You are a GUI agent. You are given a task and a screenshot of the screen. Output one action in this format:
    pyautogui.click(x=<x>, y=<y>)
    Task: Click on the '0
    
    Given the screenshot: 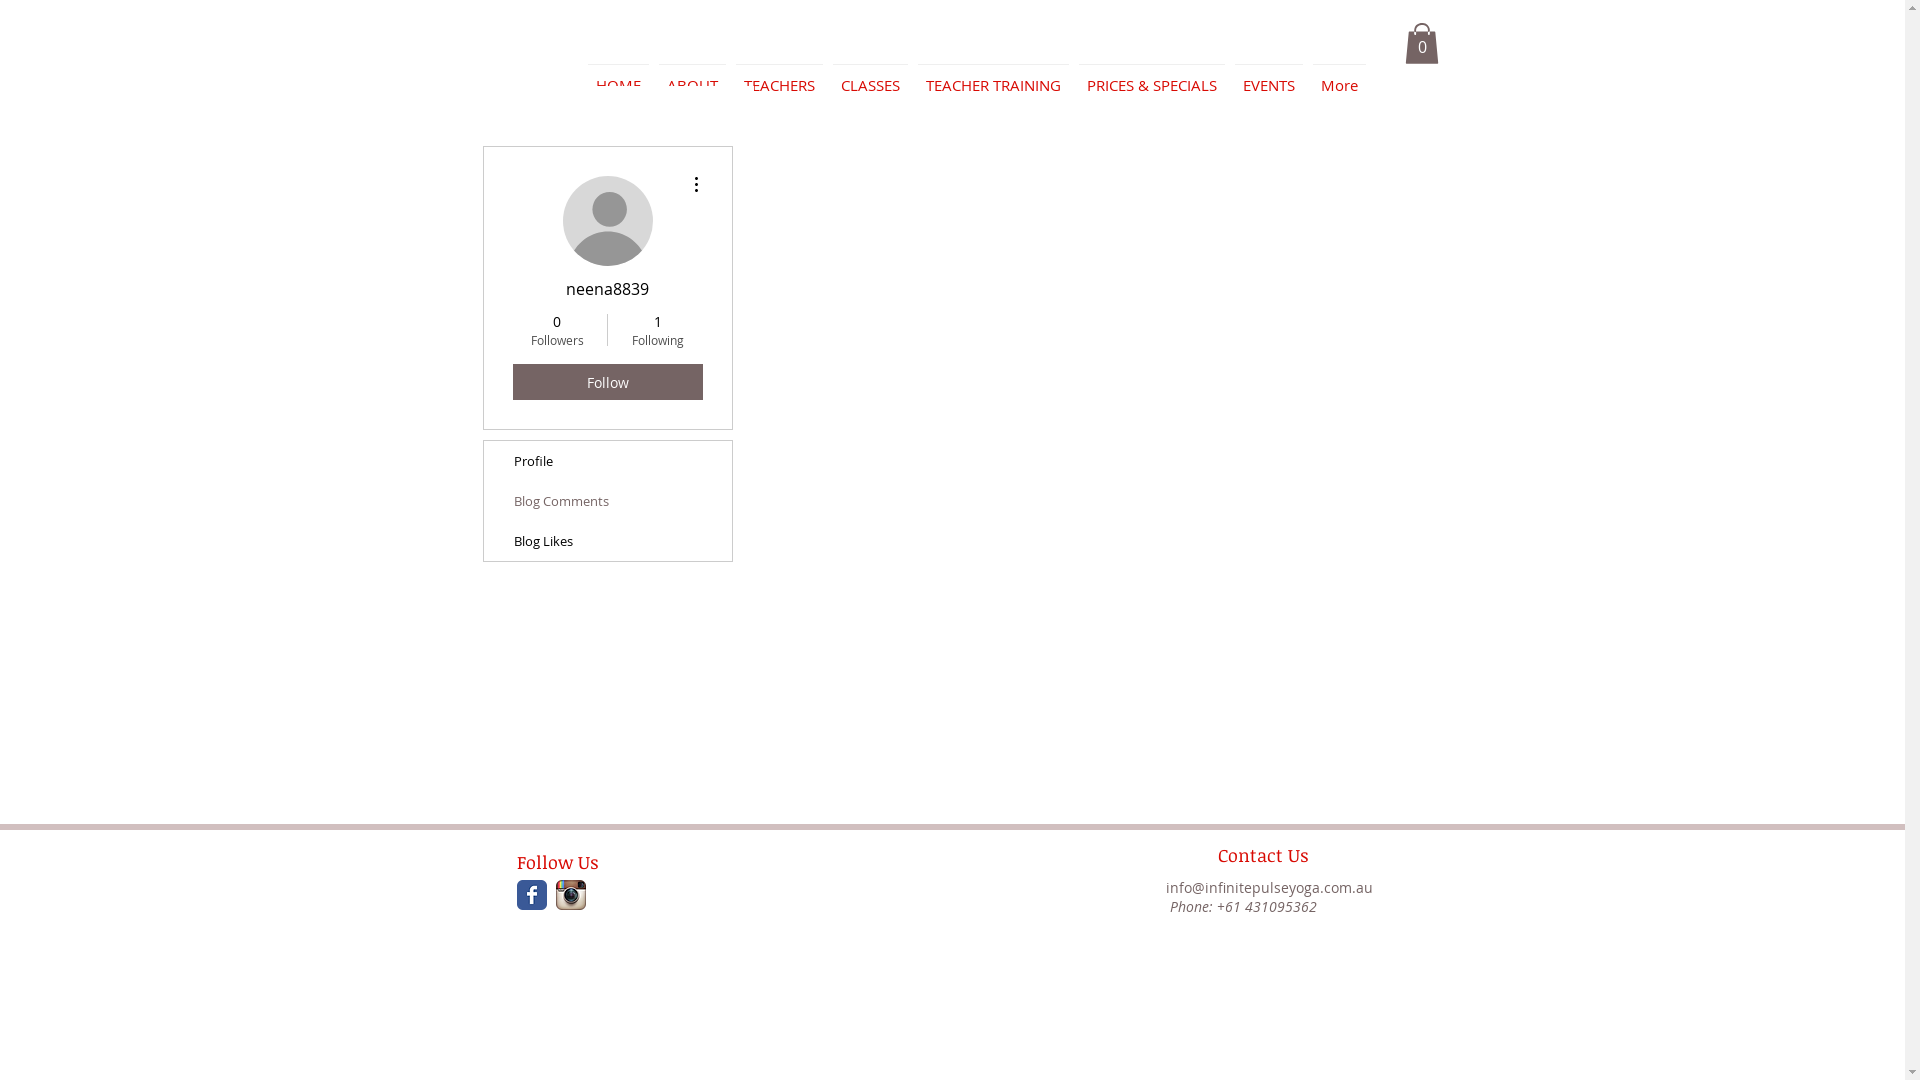 What is the action you would take?
    pyautogui.click(x=515, y=329)
    